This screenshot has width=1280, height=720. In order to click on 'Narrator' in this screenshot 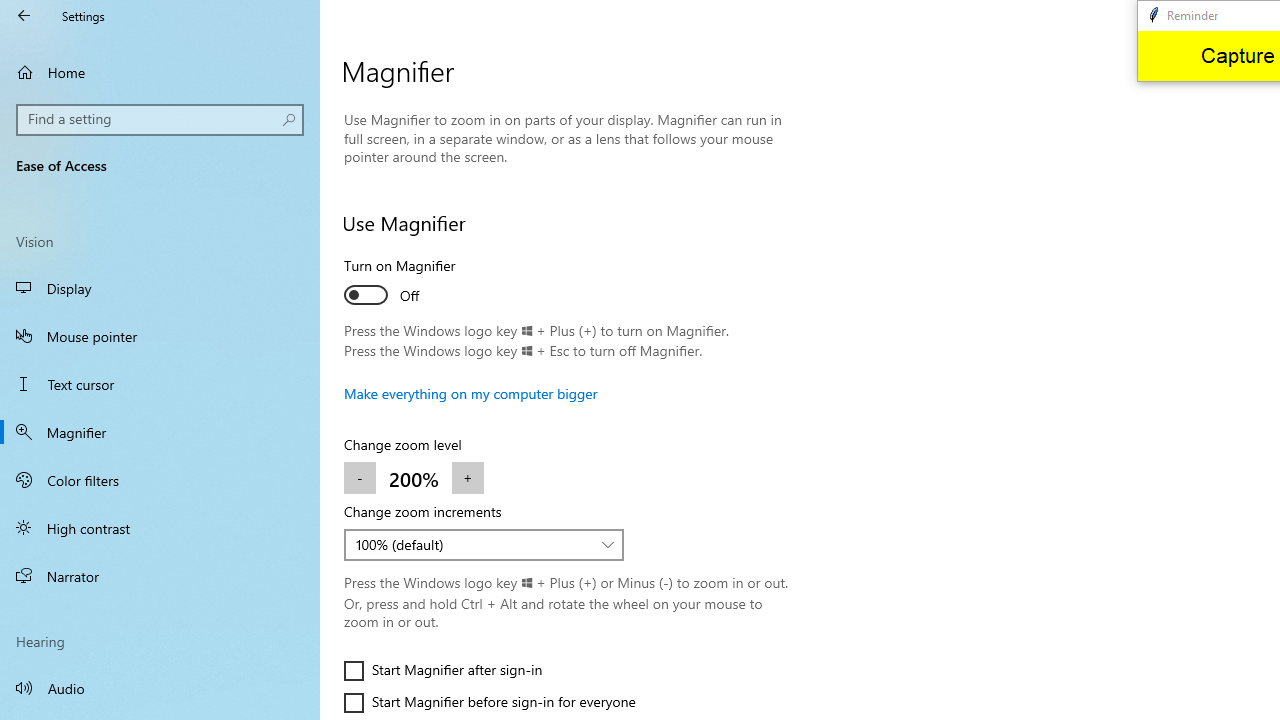, I will do `click(160, 576)`.